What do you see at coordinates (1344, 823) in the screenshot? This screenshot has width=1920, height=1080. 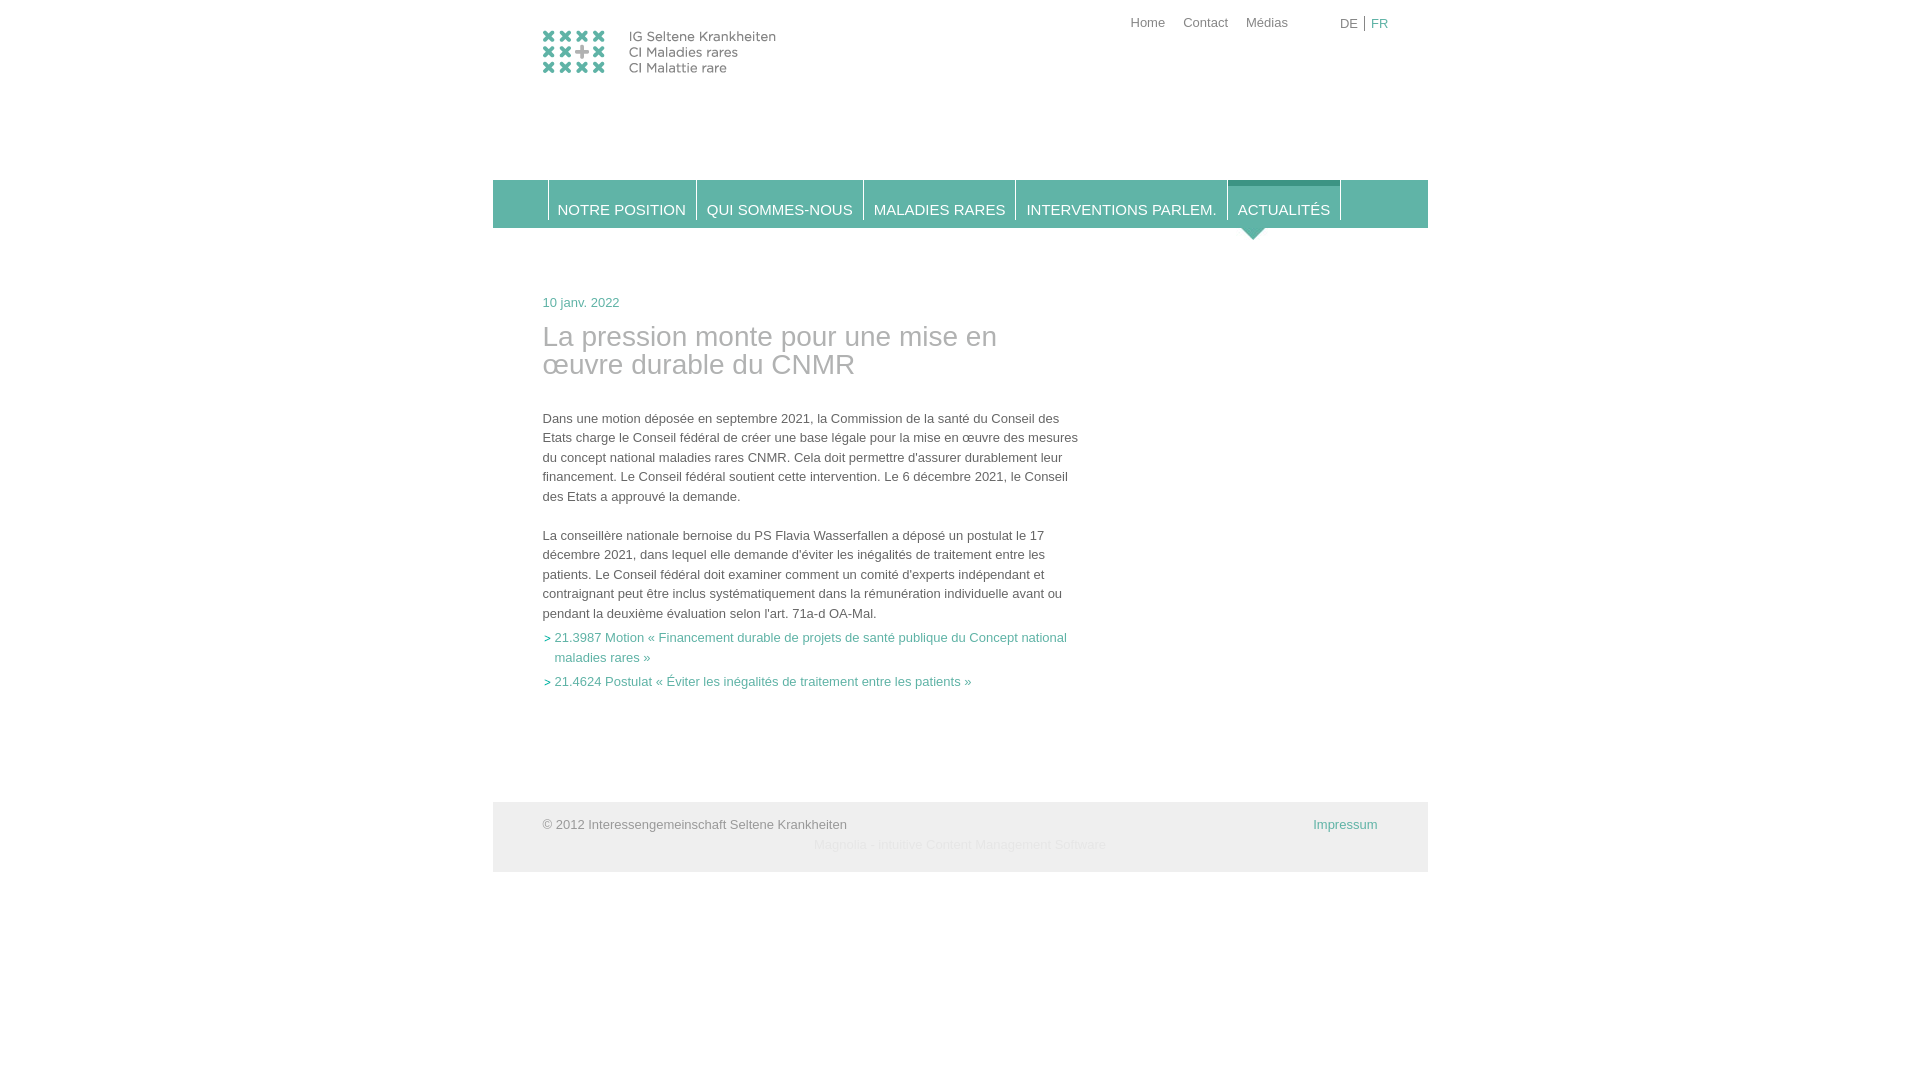 I see `'Impressum'` at bounding box center [1344, 823].